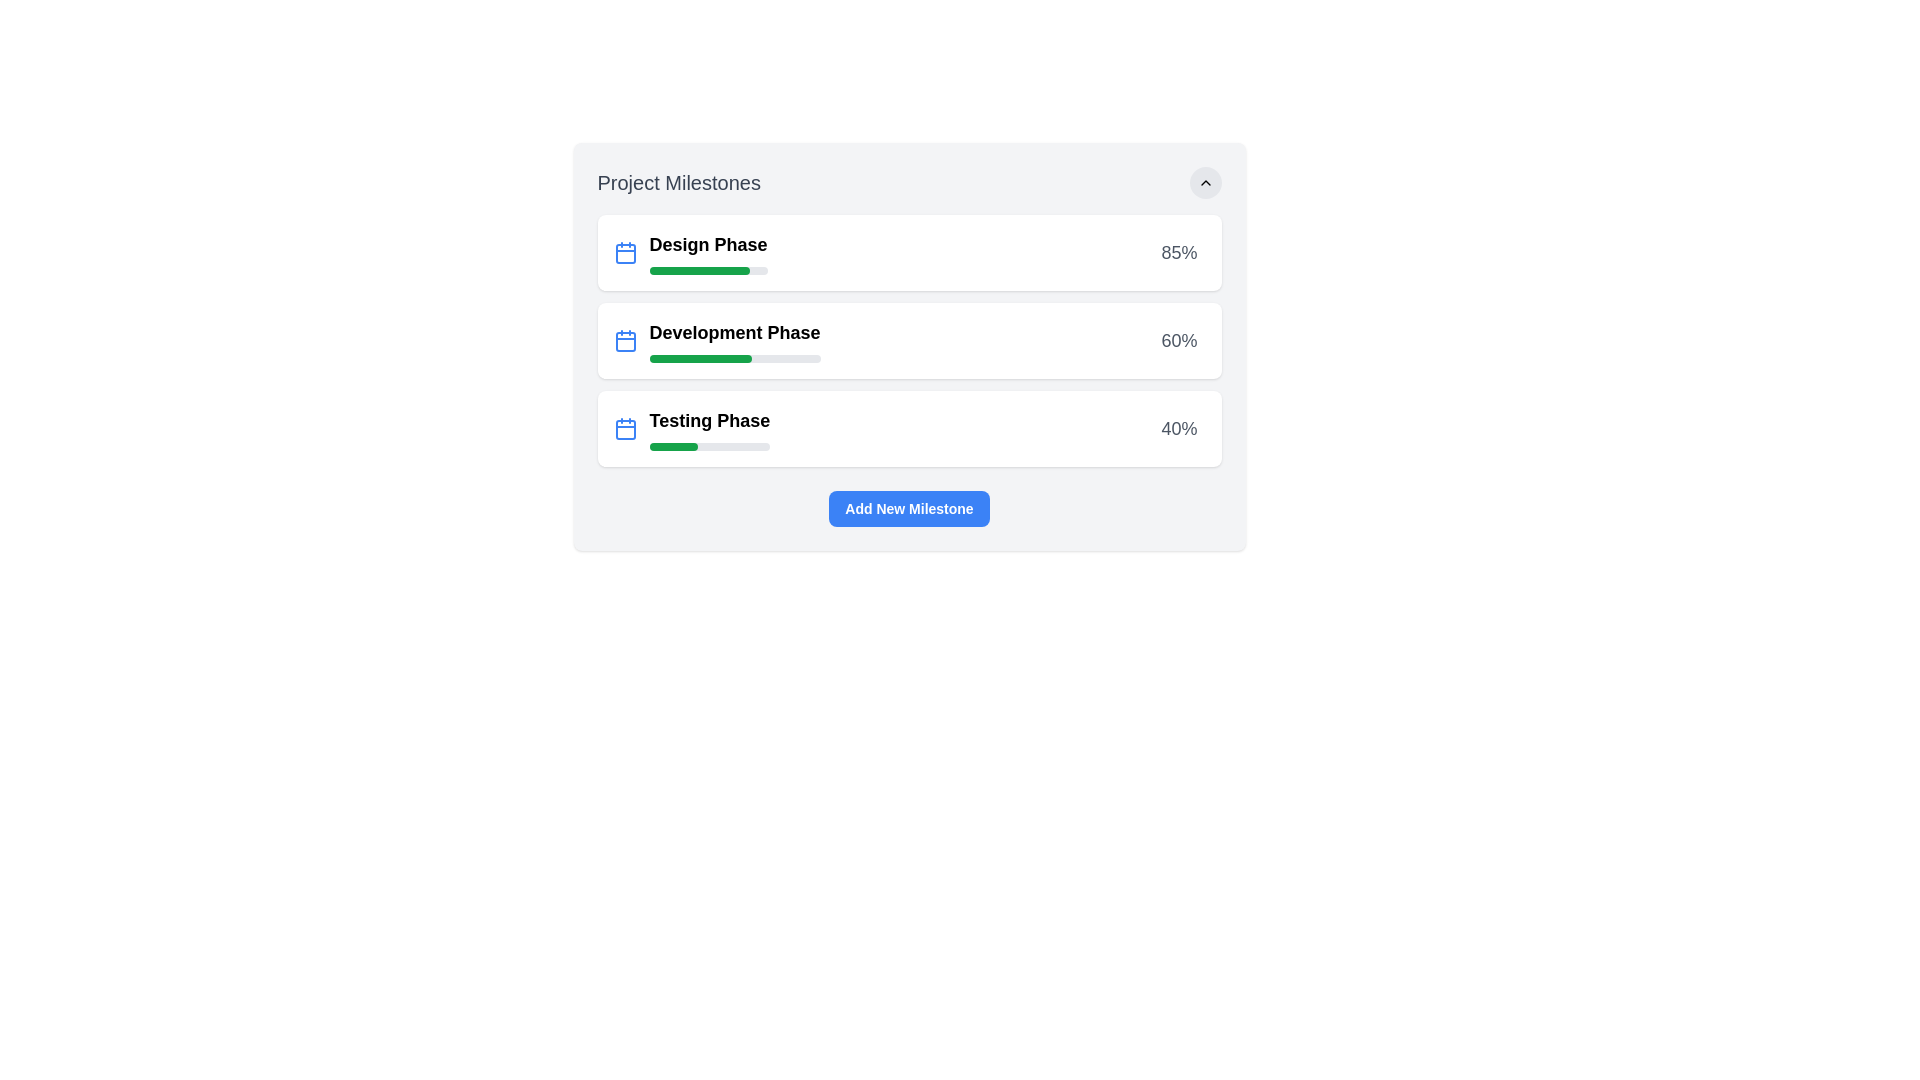 This screenshot has height=1080, width=1920. Describe the element at coordinates (624, 253) in the screenshot. I see `the decorative shape within the blue calendar icon, which has rounded corners, located adjacent to the 'Development Phase' label in the milestones list` at that location.